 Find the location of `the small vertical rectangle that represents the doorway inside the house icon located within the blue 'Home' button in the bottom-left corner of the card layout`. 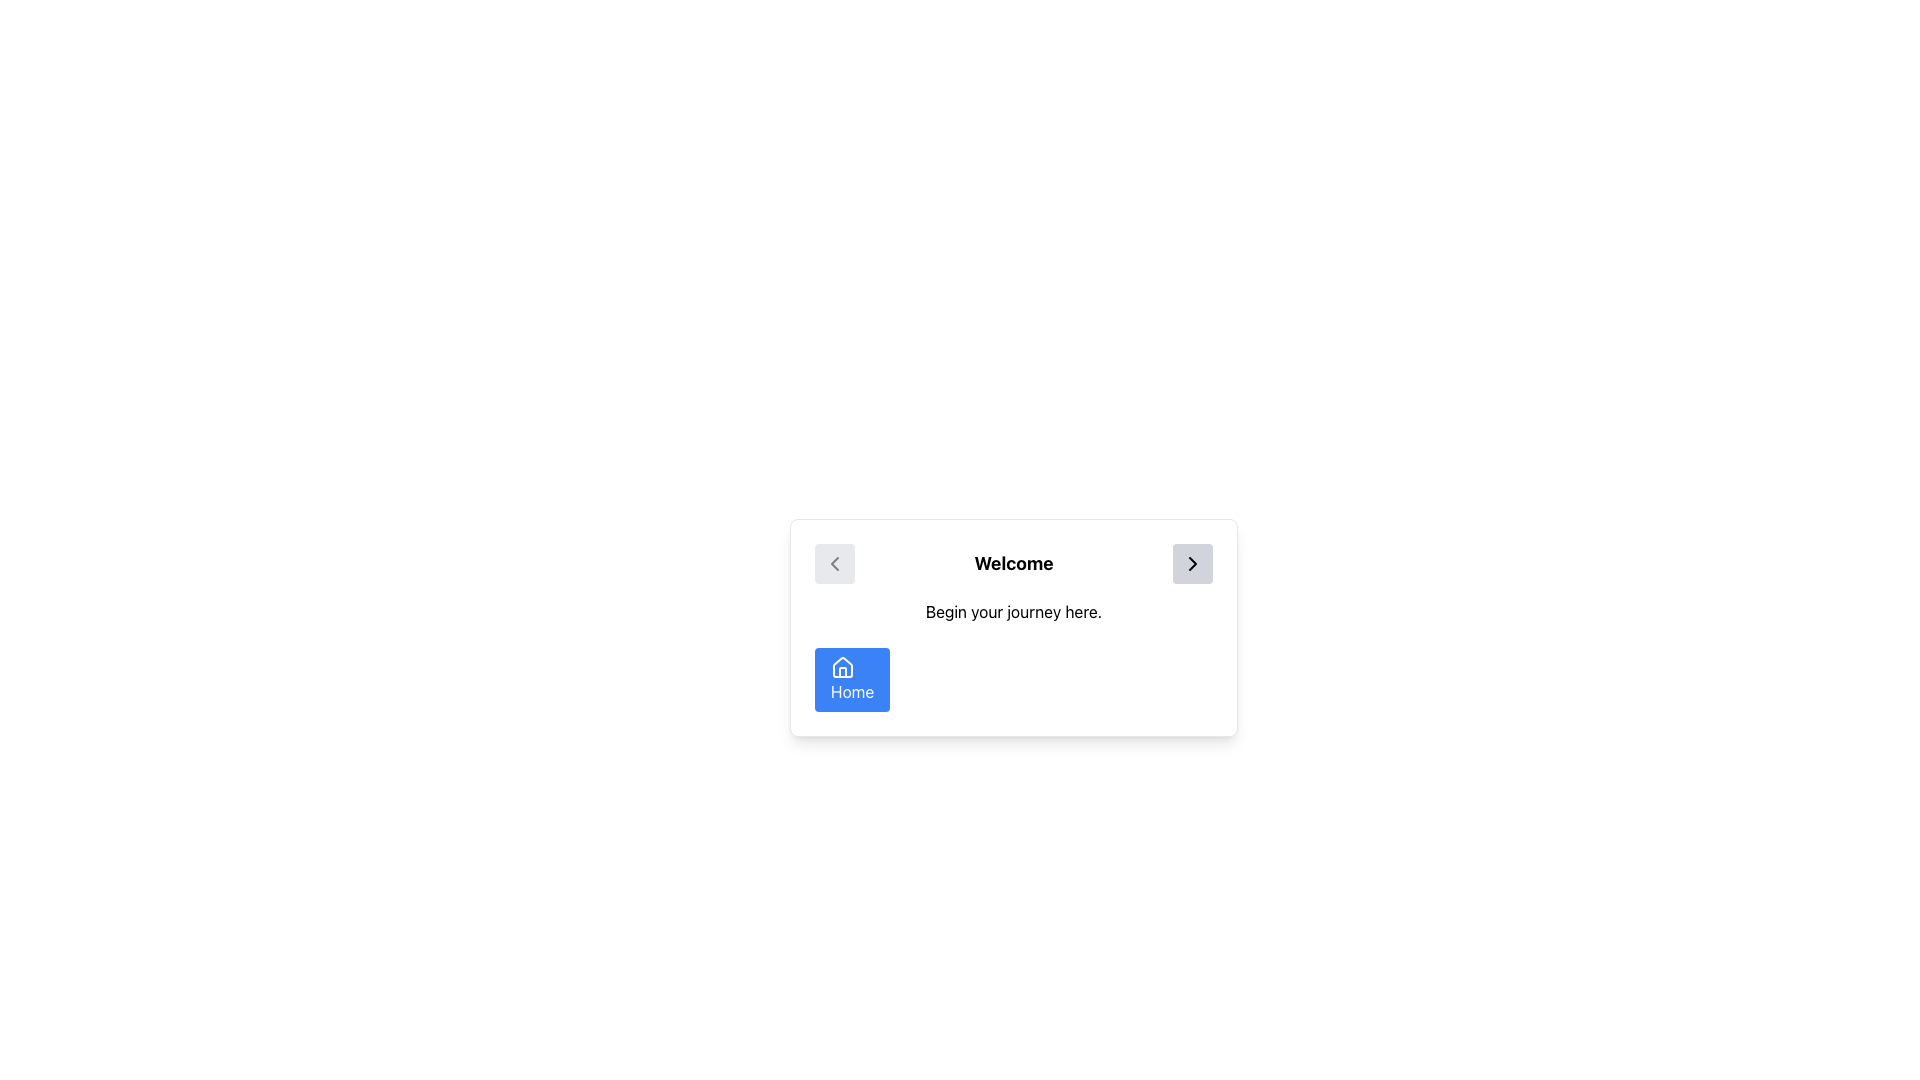

the small vertical rectangle that represents the doorway inside the house icon located within the blue 'Home' button in the bottom-left corner of the card layout is located at coordinates (843, 672).